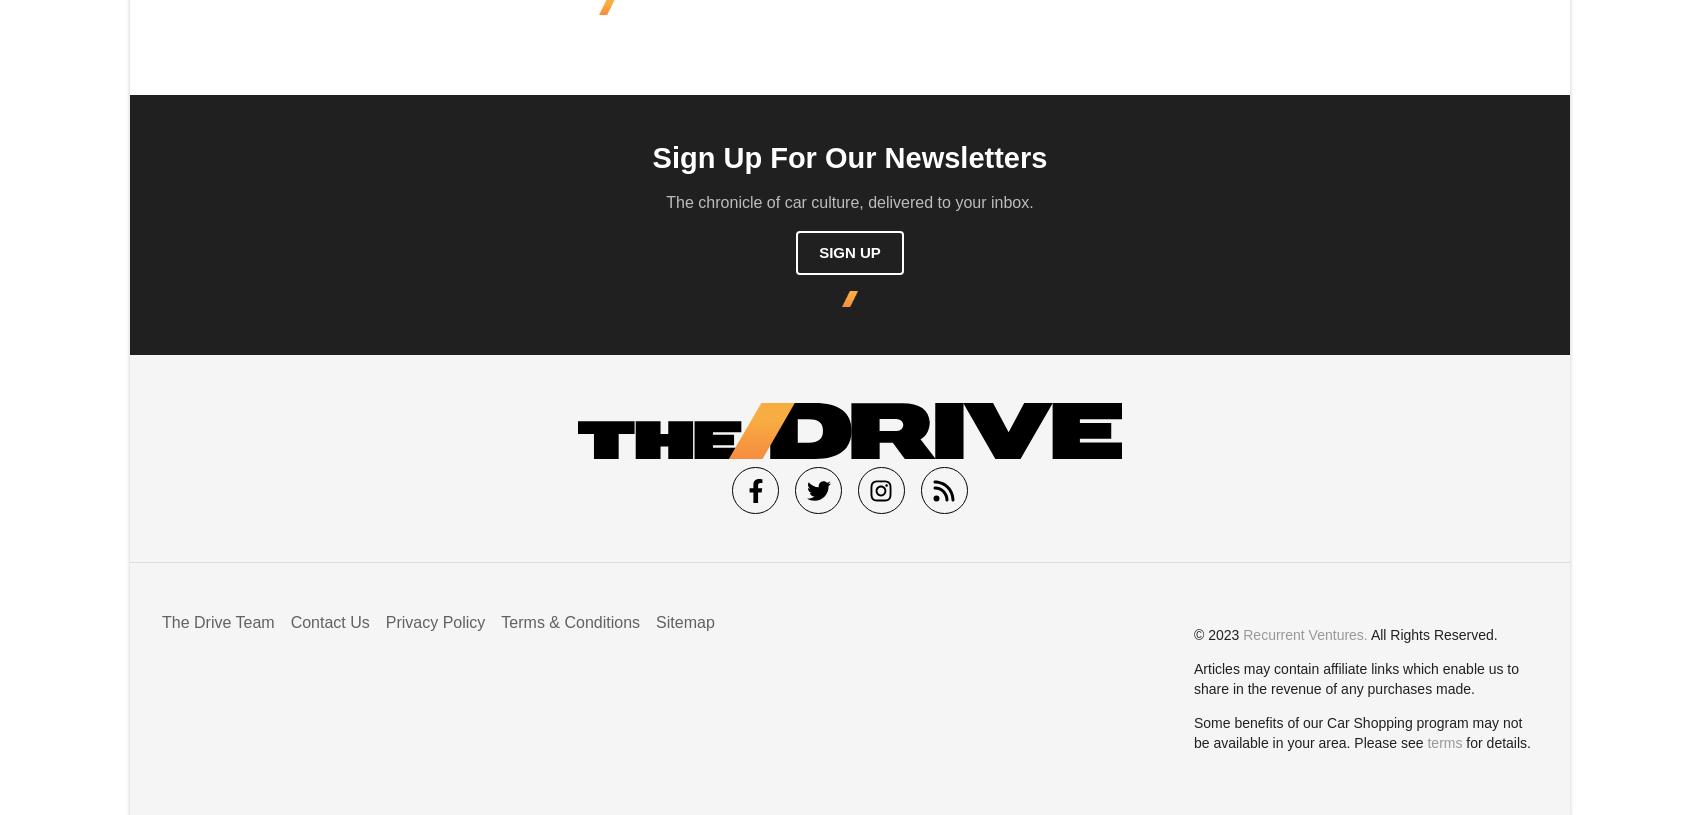 This screenshot has width=1700, height=815. Describe the element at coordinates (1356, 677) in the screenshot. I see `'Articles may contain affiliate links which enable us to share in the revenue of any purchases made.'` at that location.